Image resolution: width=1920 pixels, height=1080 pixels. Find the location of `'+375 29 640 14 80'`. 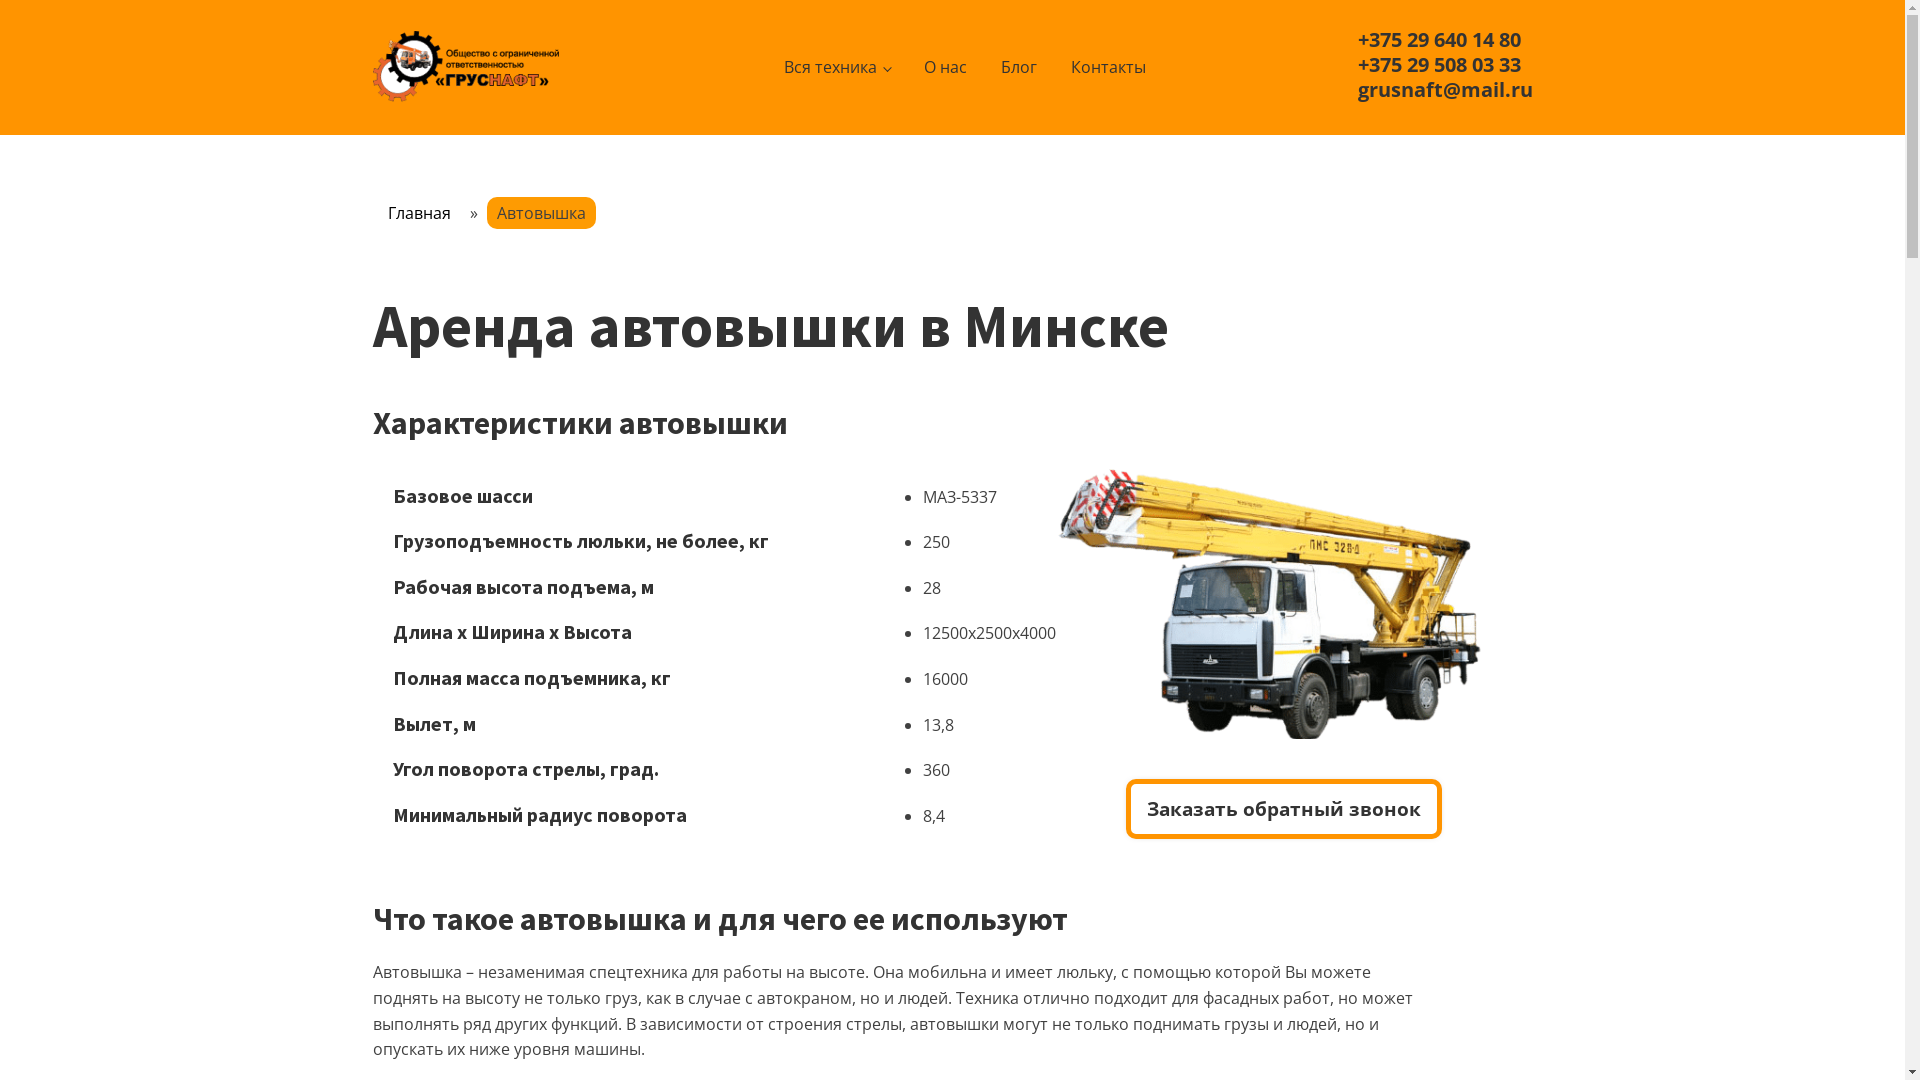

'+375 29 640 14 80' is located at coordinates (1358, 39).